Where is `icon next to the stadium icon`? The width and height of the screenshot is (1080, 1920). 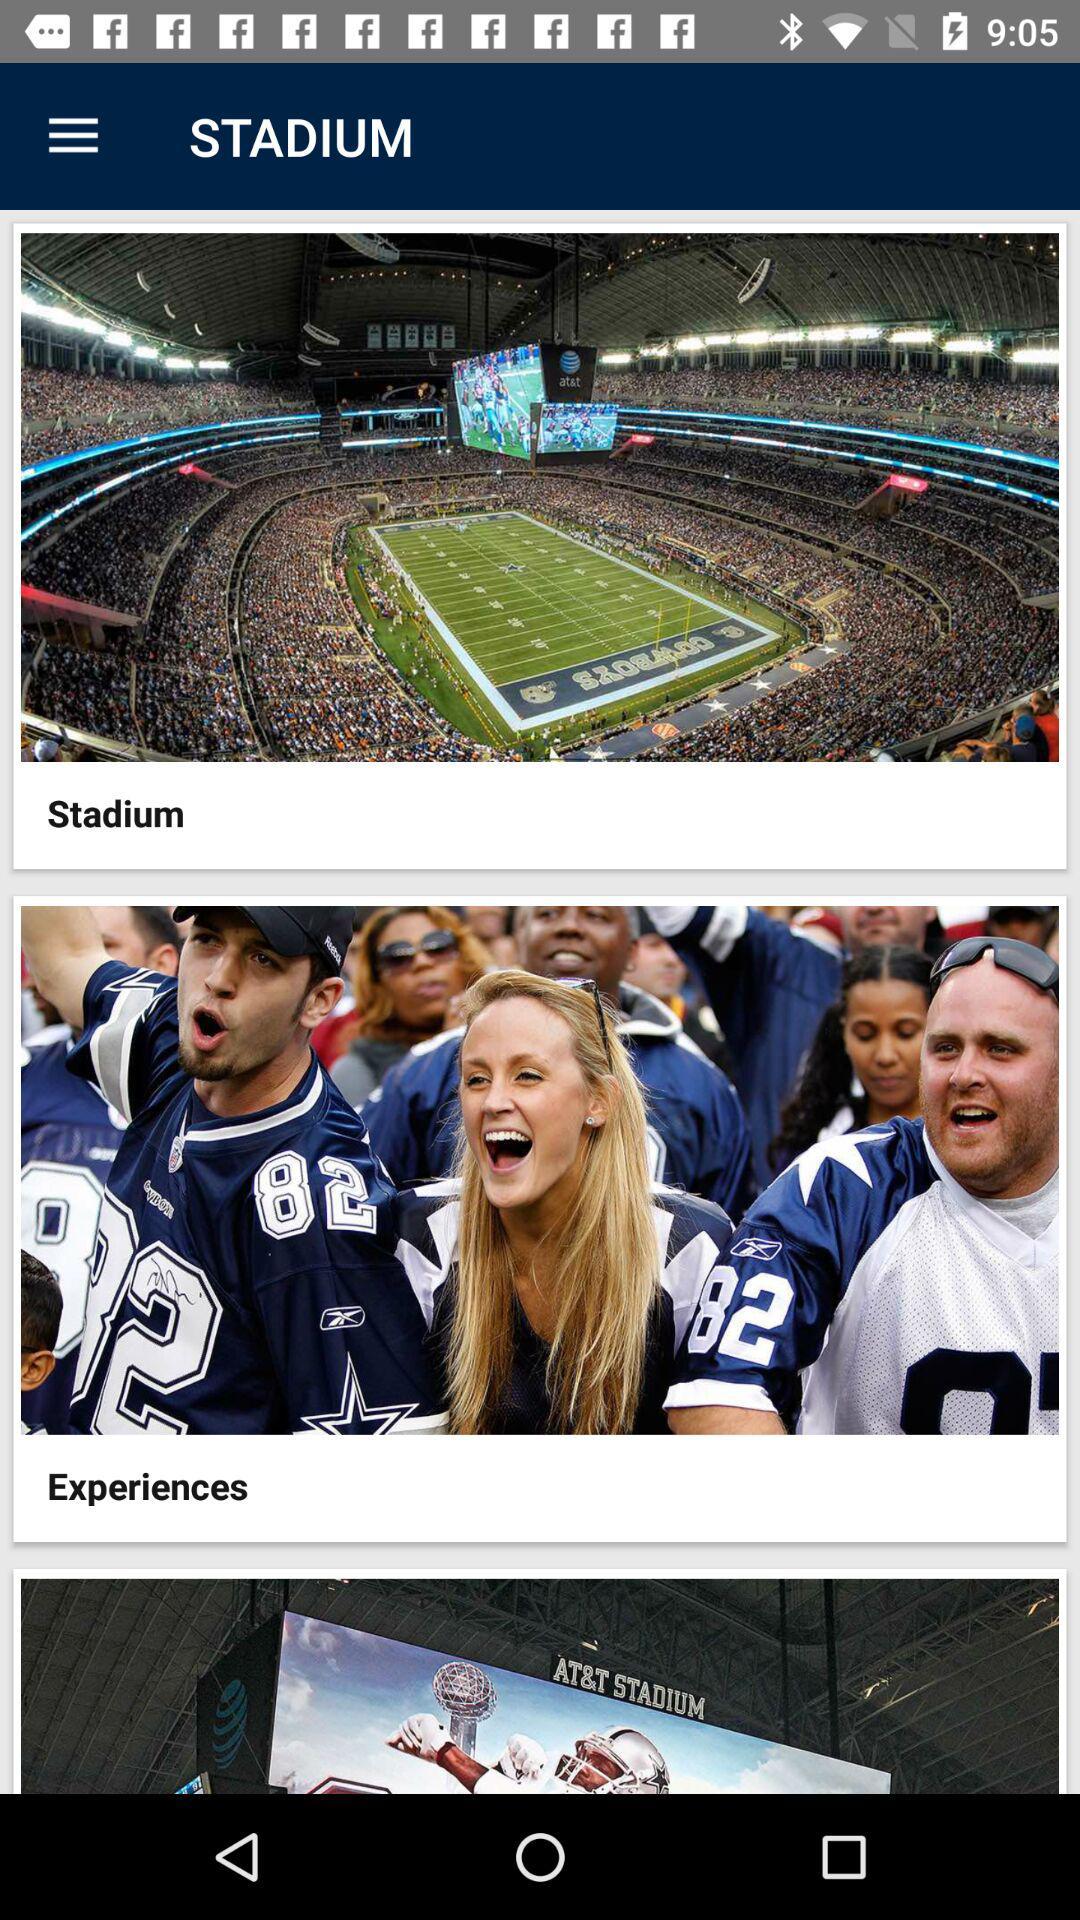
icon next to the stadium icon is located at coordinates (72, 135).